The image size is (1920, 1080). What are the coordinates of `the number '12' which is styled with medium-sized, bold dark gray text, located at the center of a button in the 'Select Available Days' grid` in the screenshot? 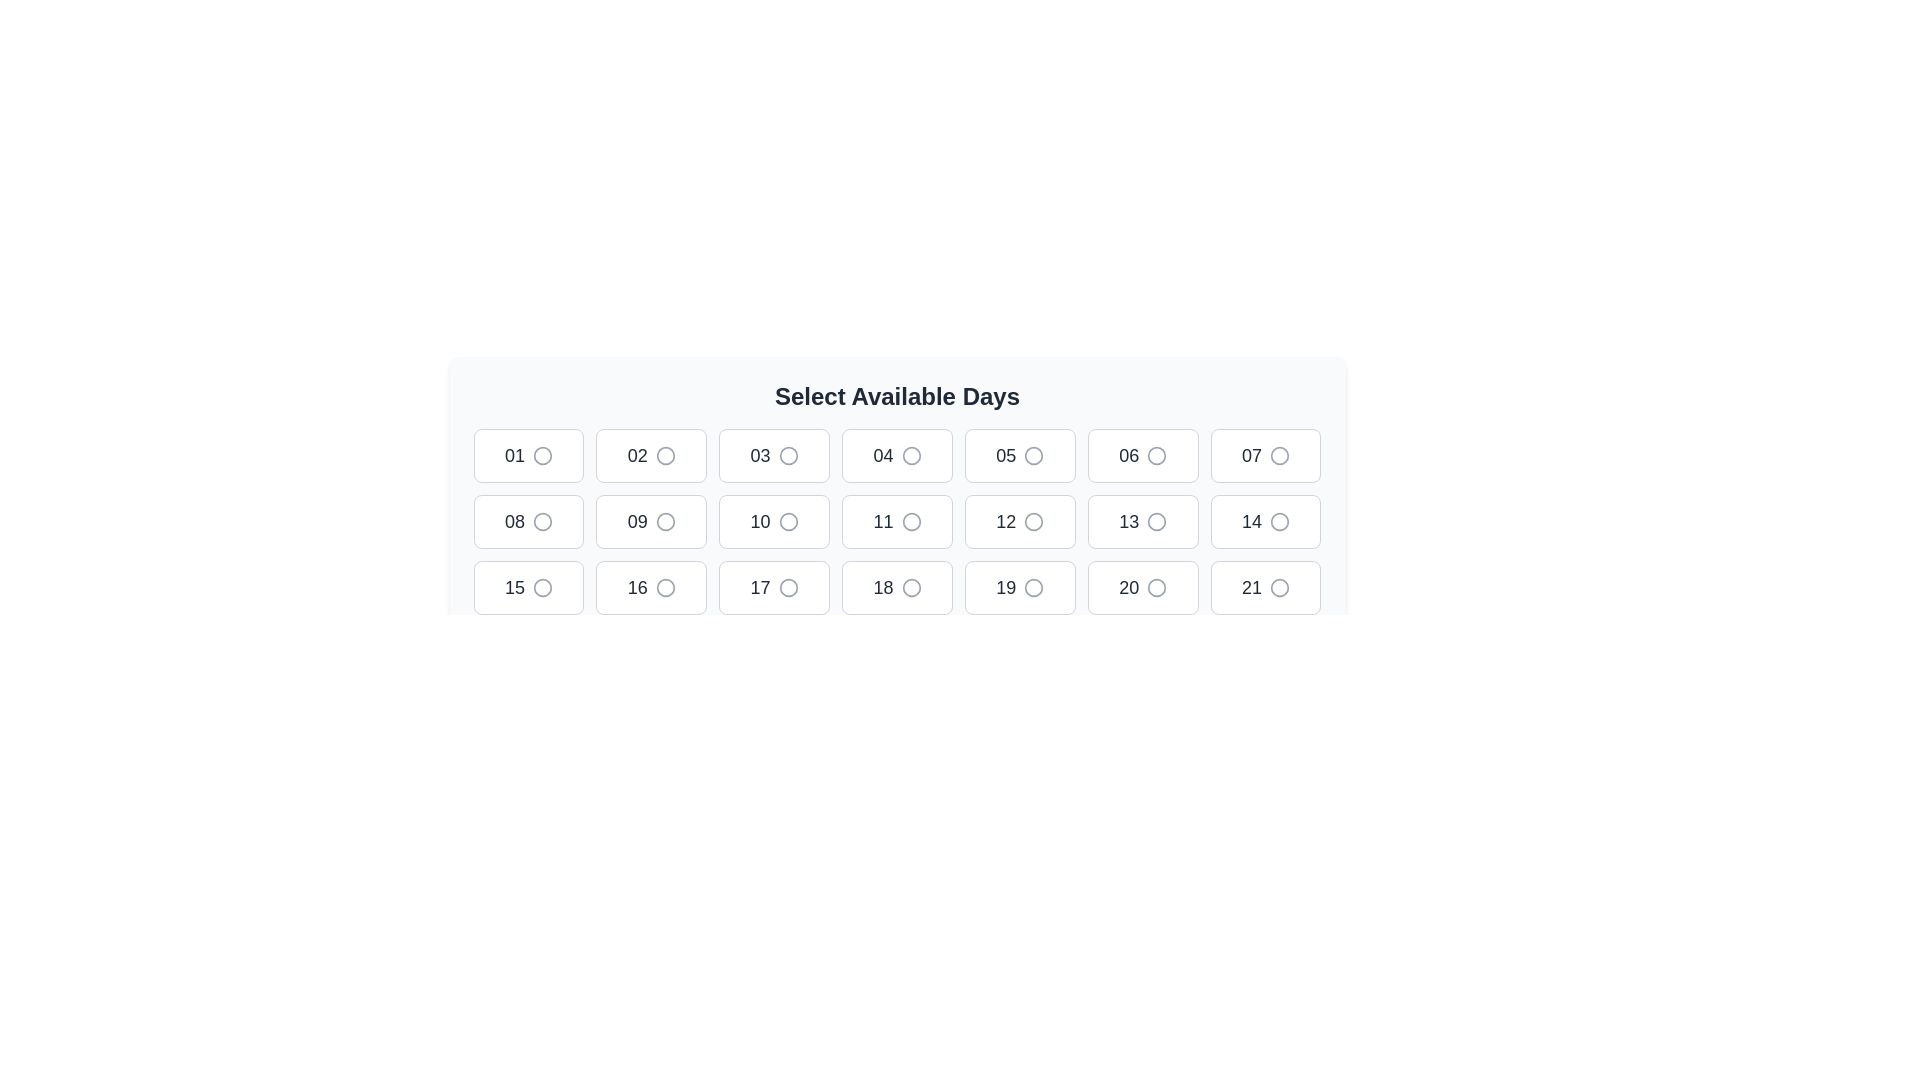 It's located at (1006, 520).